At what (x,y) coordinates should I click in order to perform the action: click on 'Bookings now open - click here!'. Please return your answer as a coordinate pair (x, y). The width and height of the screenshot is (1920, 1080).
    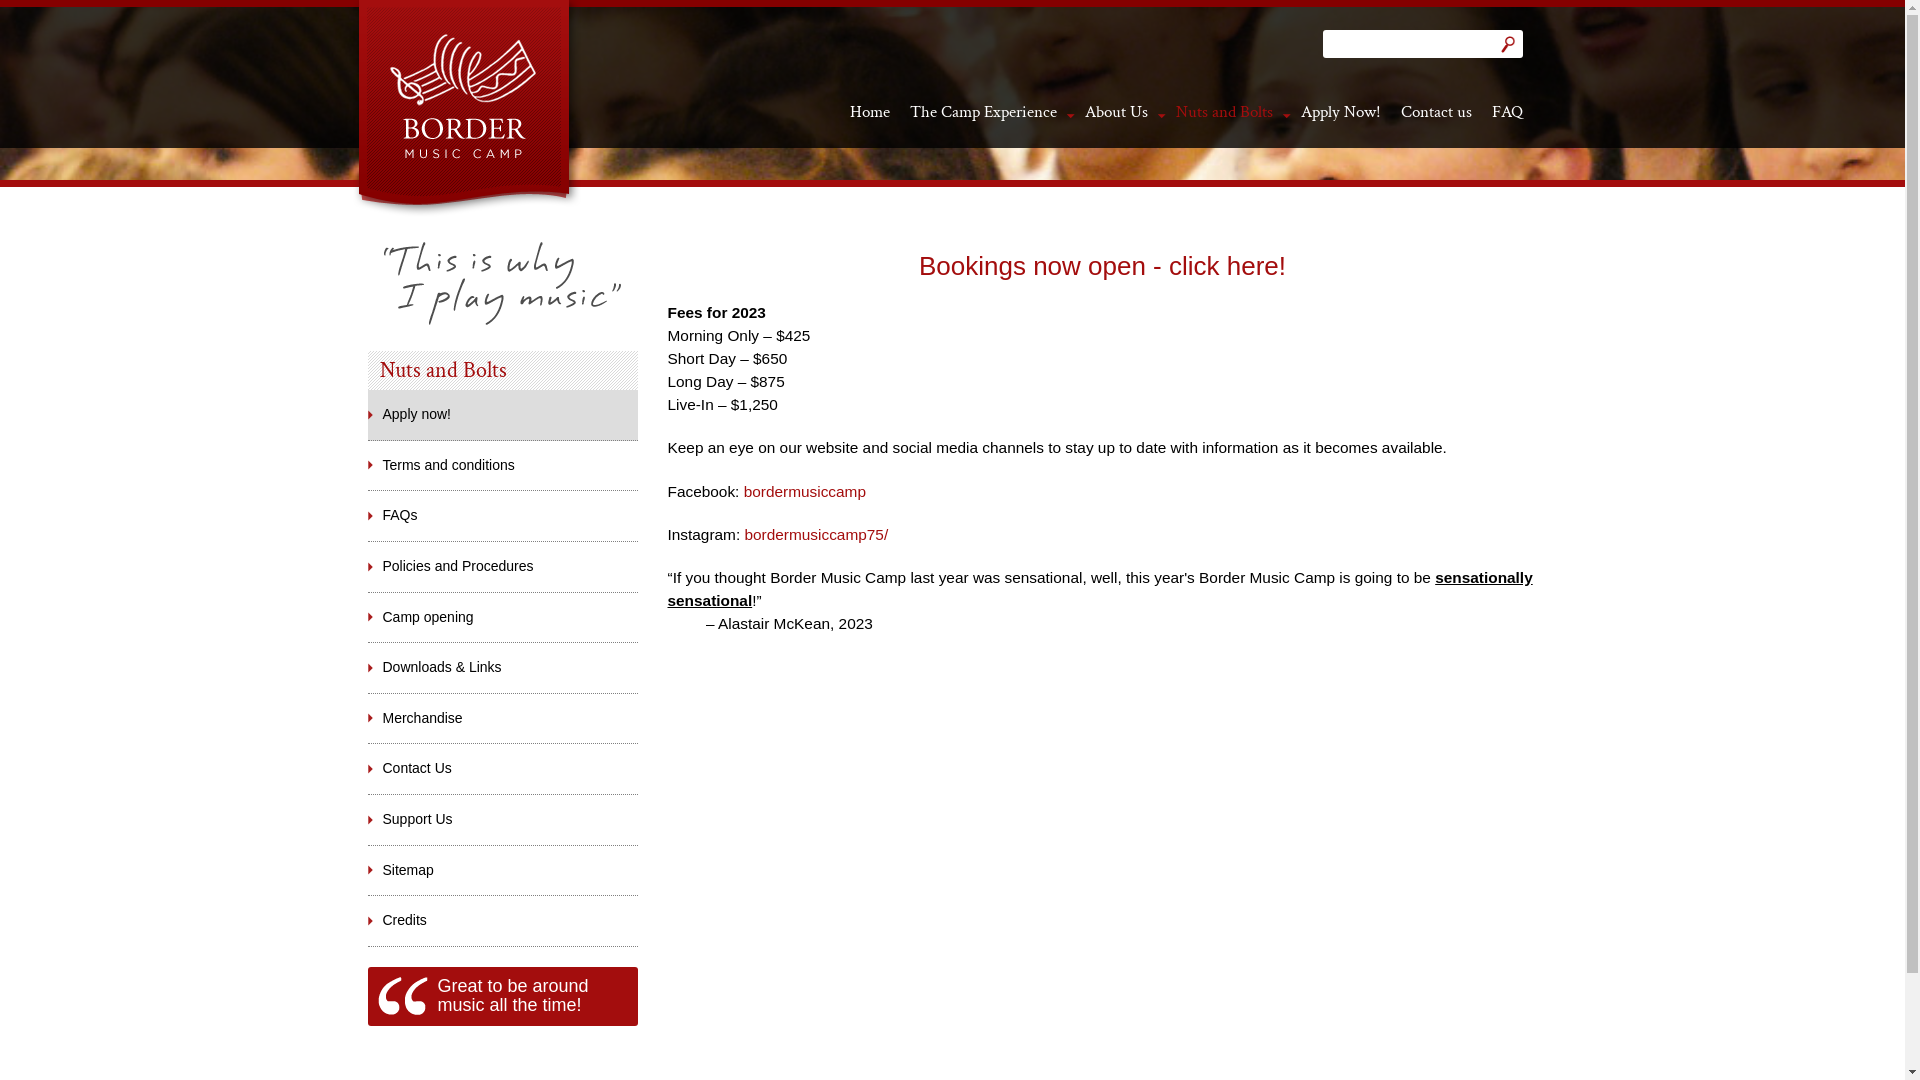
    Looking at the image, I should click on (1101, 265).